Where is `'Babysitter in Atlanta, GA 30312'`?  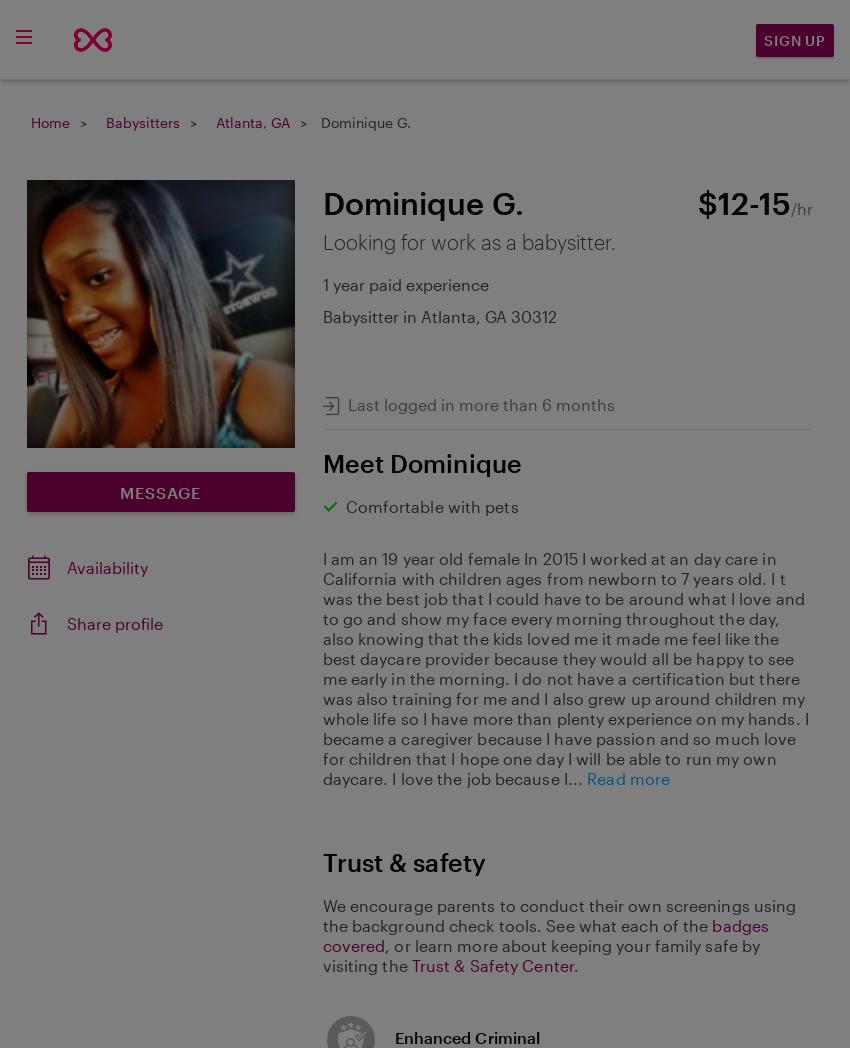 'Babysitter in Atlanta, GA 30312' is located at coordinates (438, 315).